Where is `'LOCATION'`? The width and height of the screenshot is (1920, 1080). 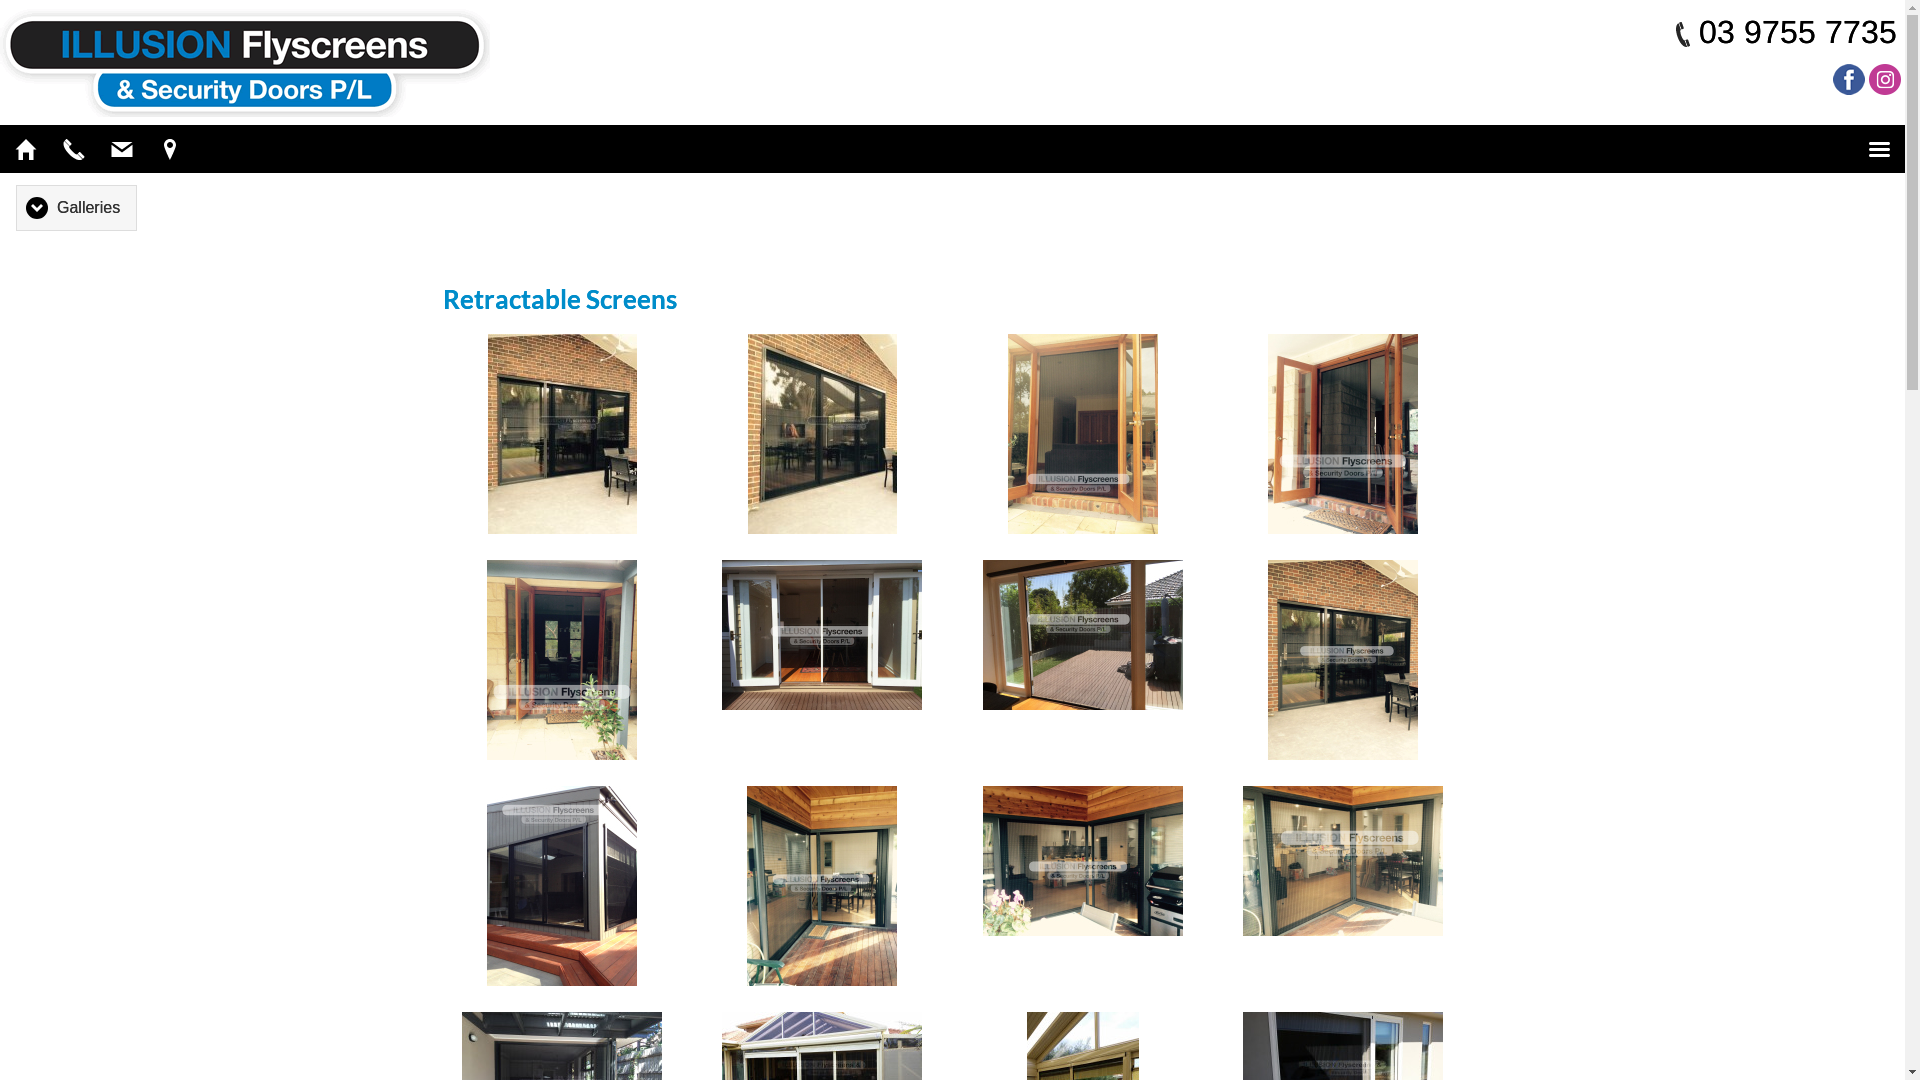
'LOCATION' is located at coordinates (169, 148).